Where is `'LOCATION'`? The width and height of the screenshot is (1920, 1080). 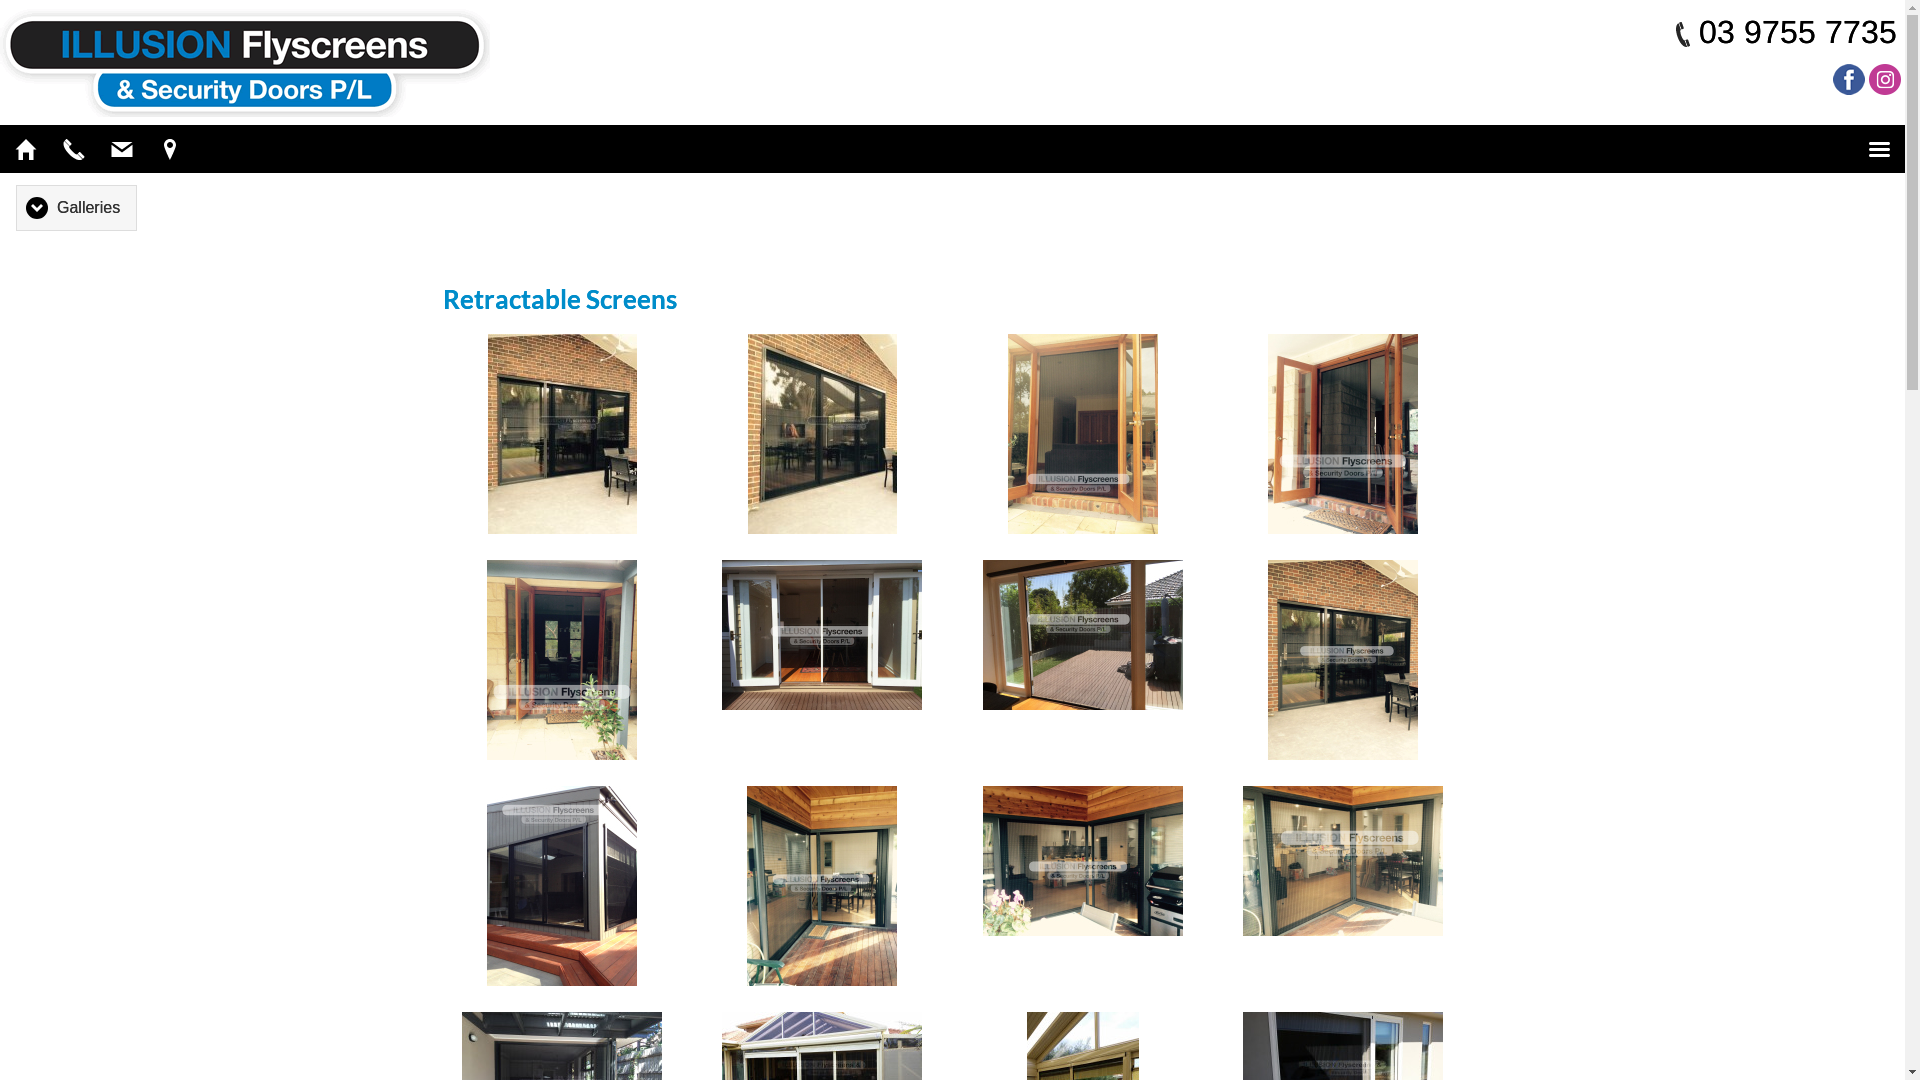
'LOCATION' is located at coordinates (169, 148).